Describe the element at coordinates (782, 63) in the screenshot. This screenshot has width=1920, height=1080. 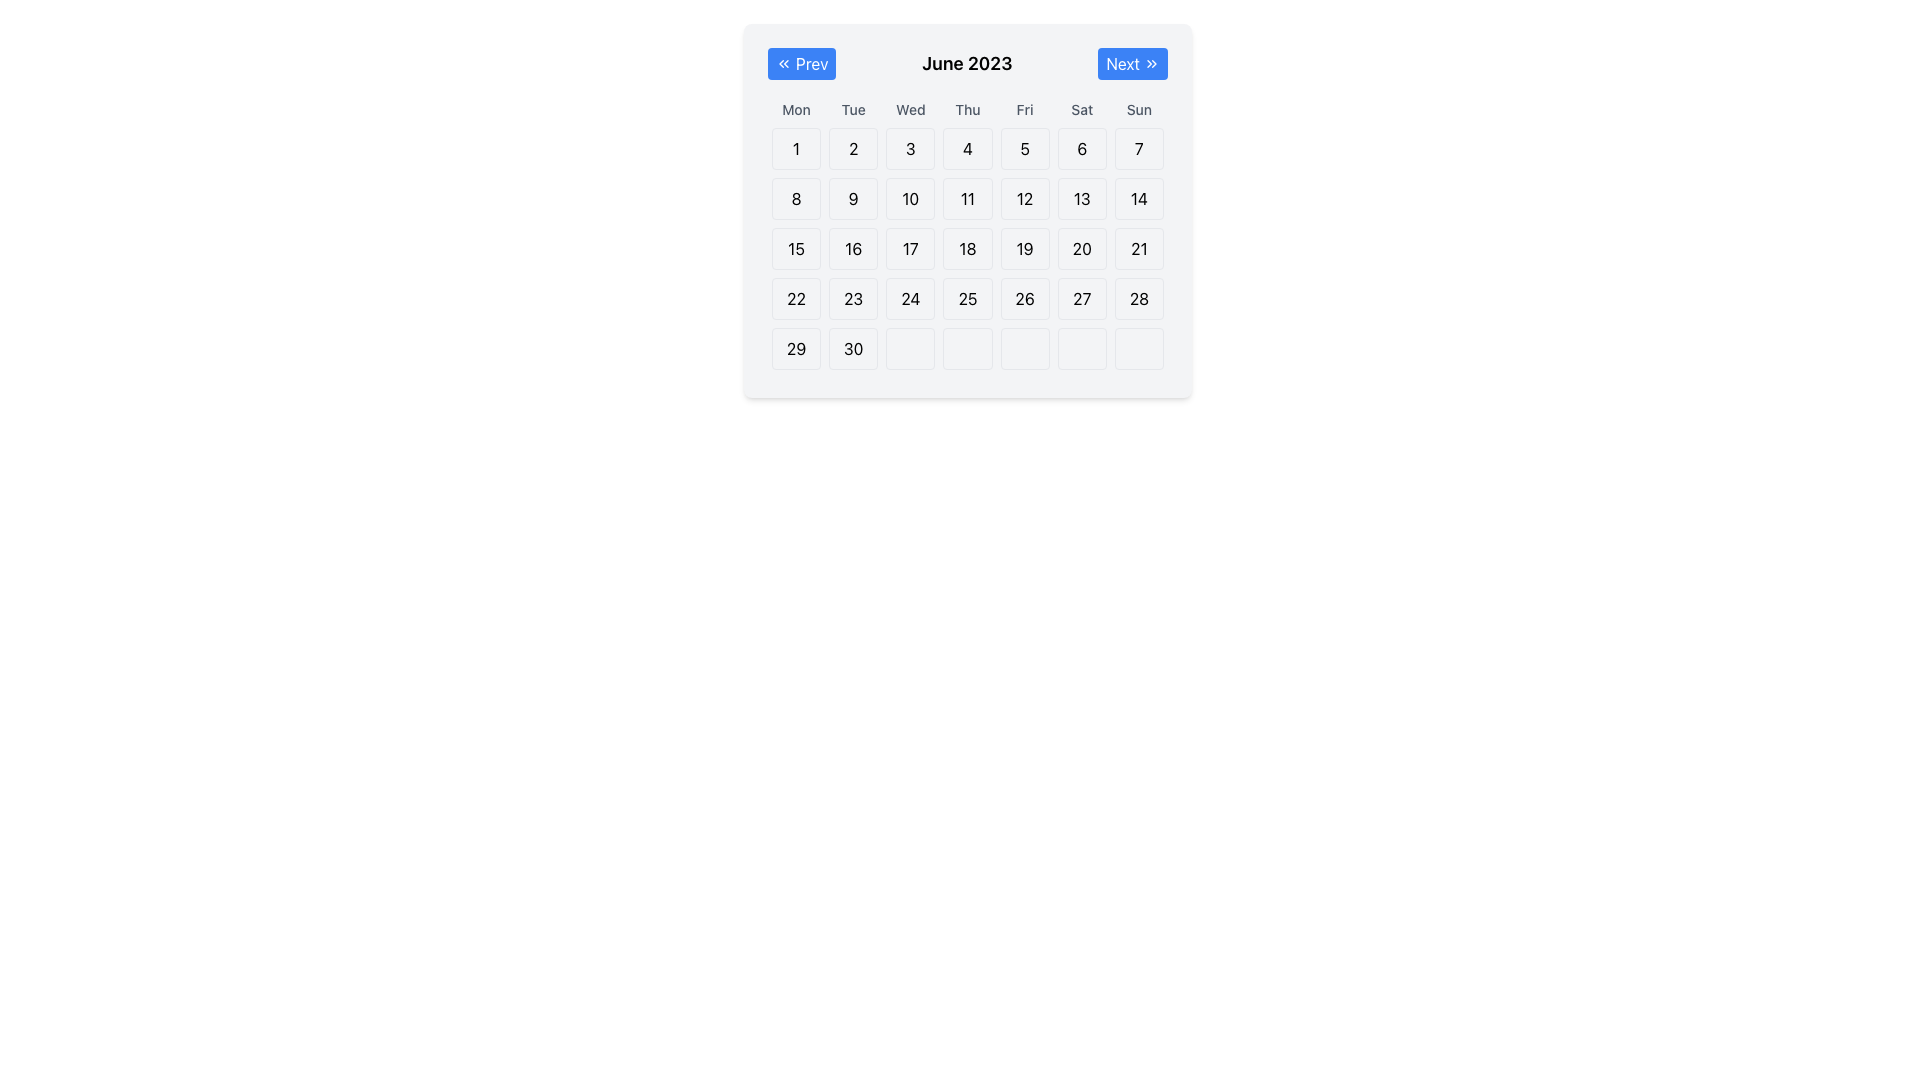
I see `the left-pointing double-chevron icon rendered in white on a blue background, which is located to the left of the 'Prev' text in the button for navigation` at that location.